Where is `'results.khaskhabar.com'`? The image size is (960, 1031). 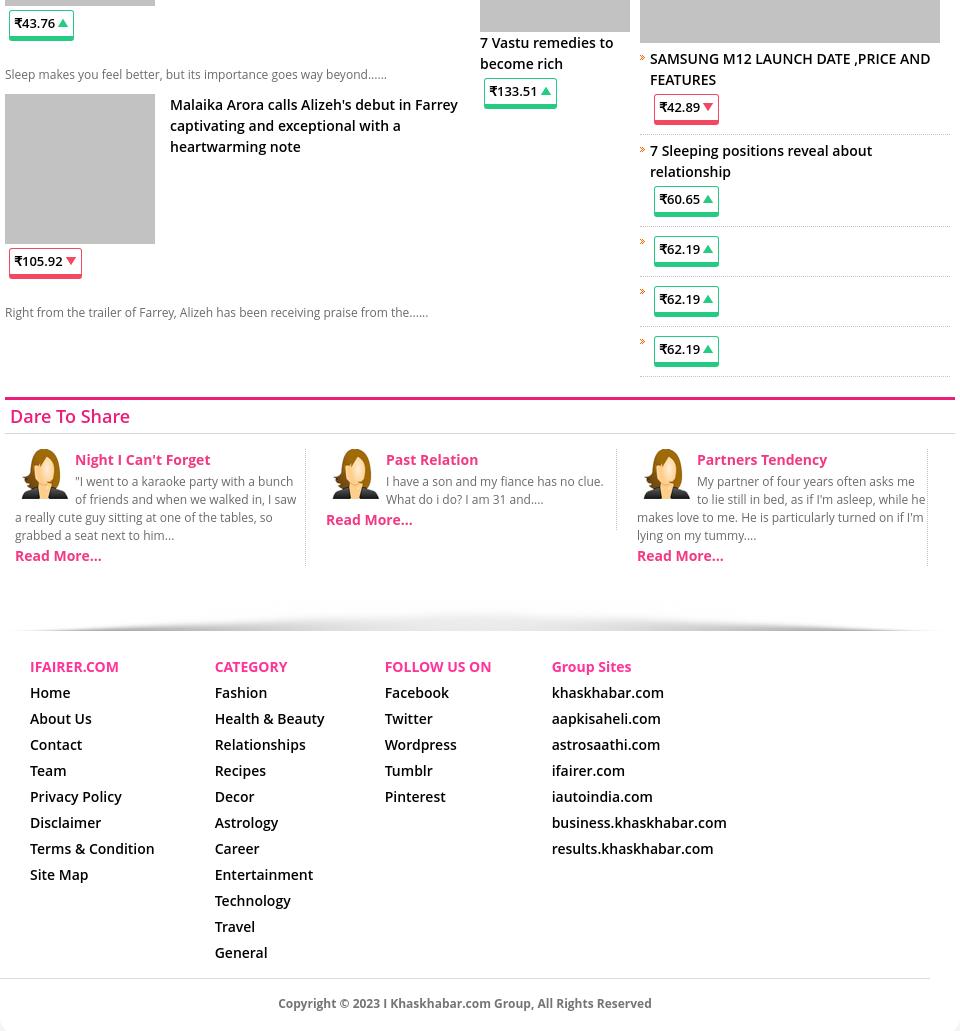 'results.khaskhabar.com' is located at coordinates (630, 847).